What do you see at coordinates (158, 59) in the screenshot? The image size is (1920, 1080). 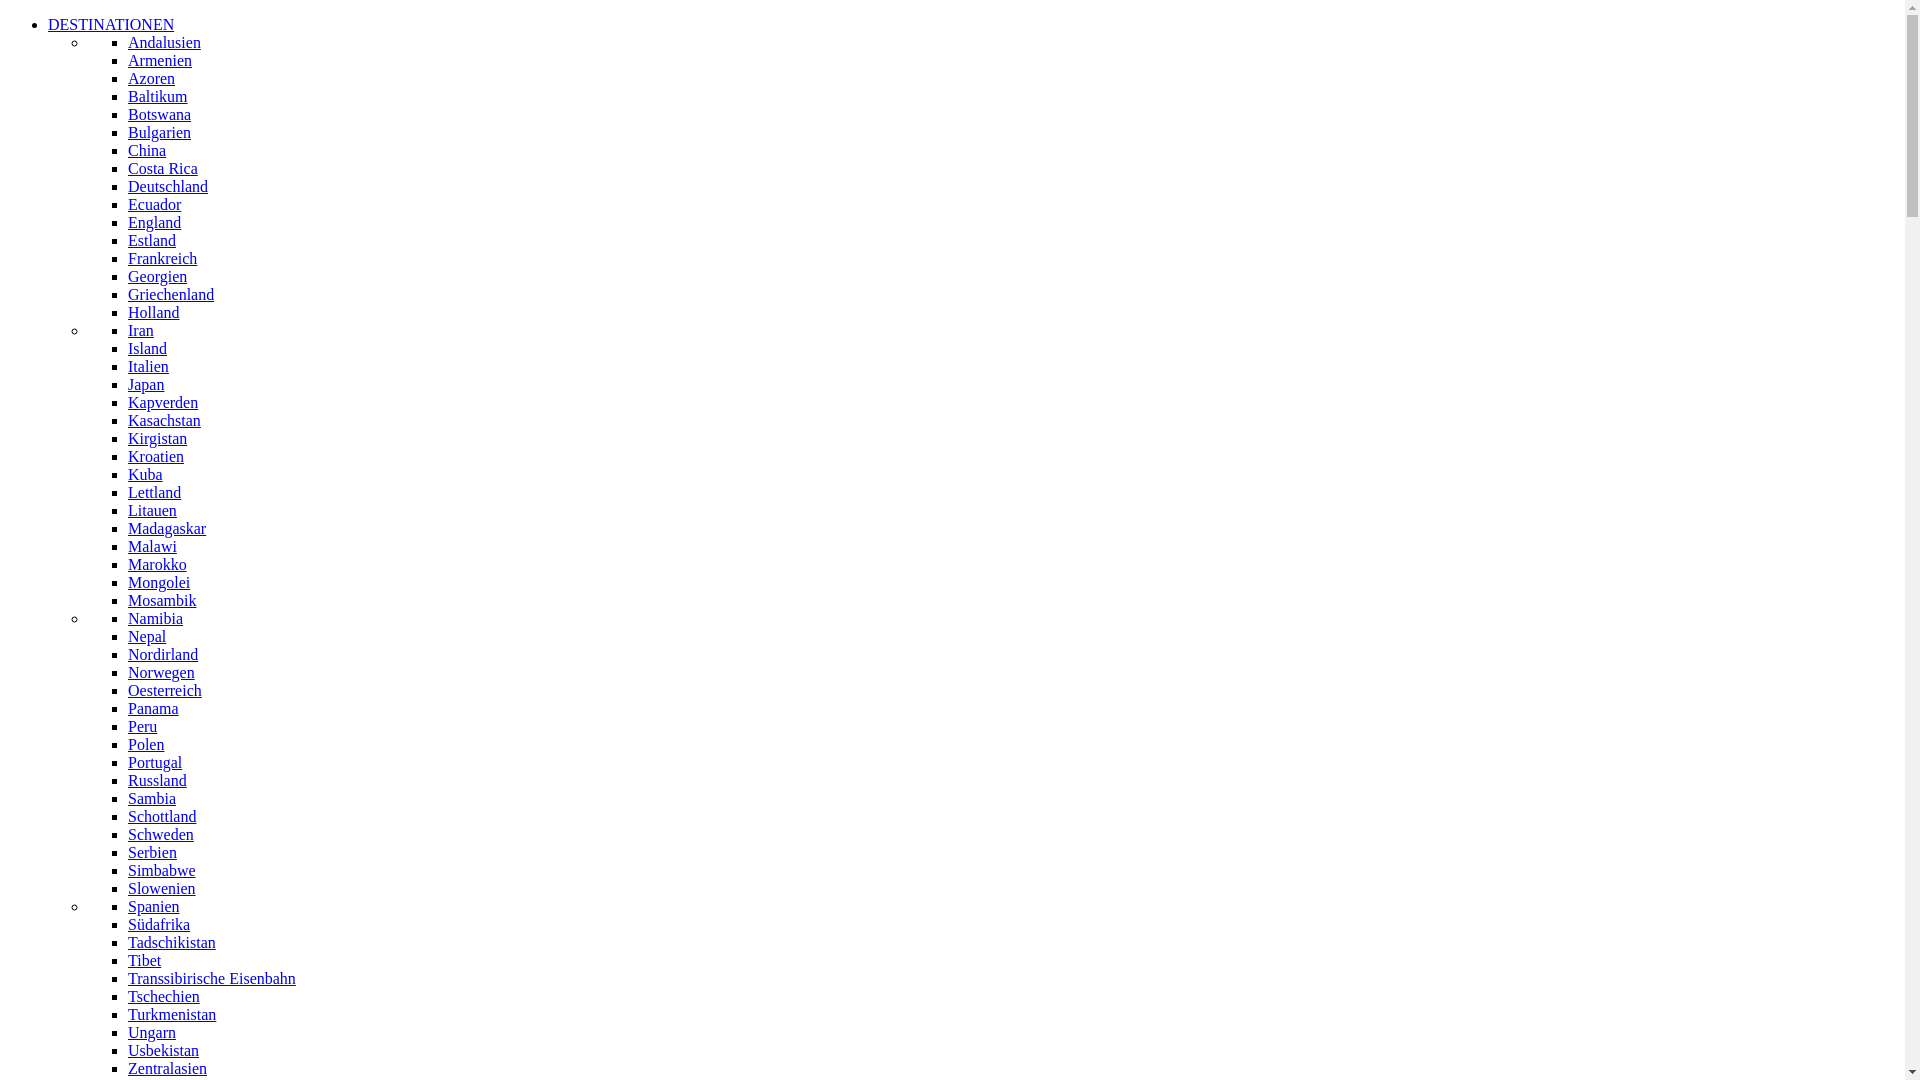 I see `'Armenien'` at bounding box center [158, 59].